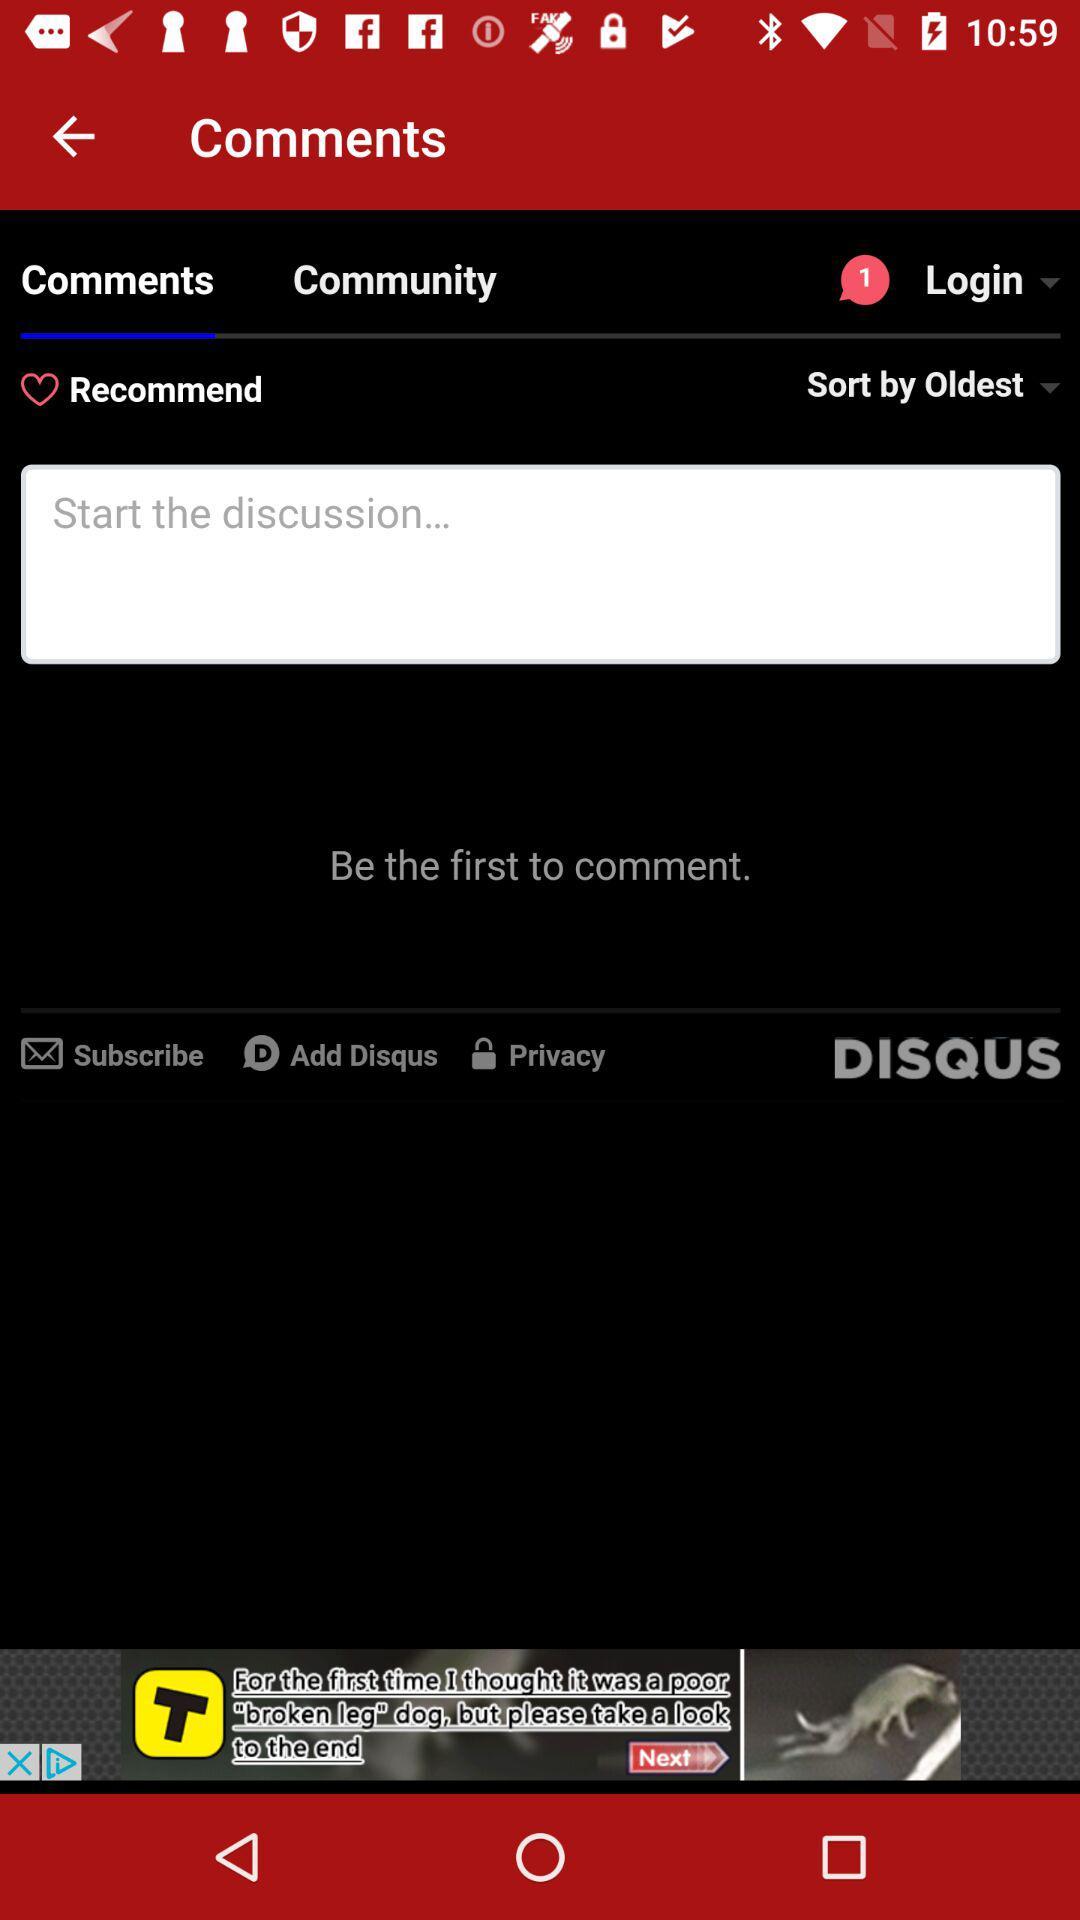 The image size is (1080, 1920). What do you see at coordinates (540, 1713) in the screenshot?
I see `details about advertisement` at bounding box center [540, 1713].